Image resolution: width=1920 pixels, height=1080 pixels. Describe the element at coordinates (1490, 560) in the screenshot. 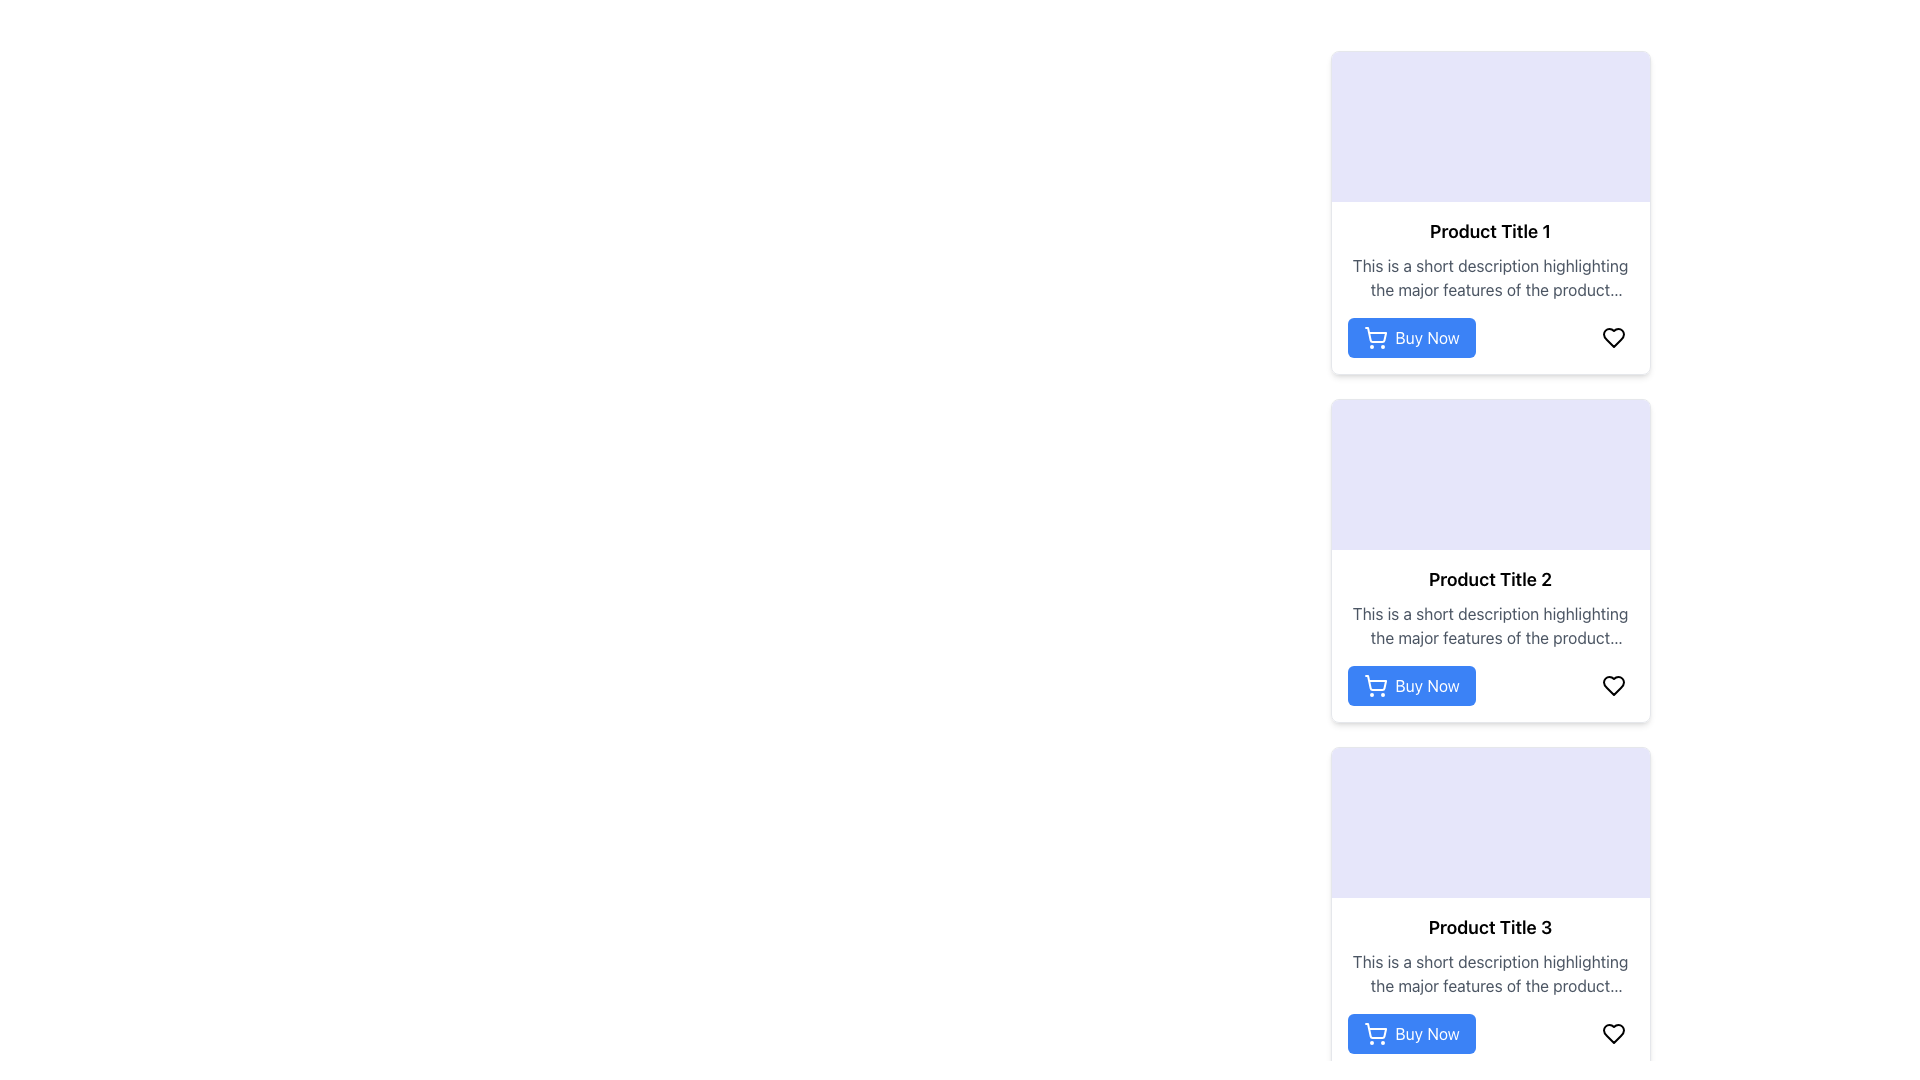

I see `the product card displaying brief details about a product, which is the second card in a vertically stacked list of similar cards` at that location.